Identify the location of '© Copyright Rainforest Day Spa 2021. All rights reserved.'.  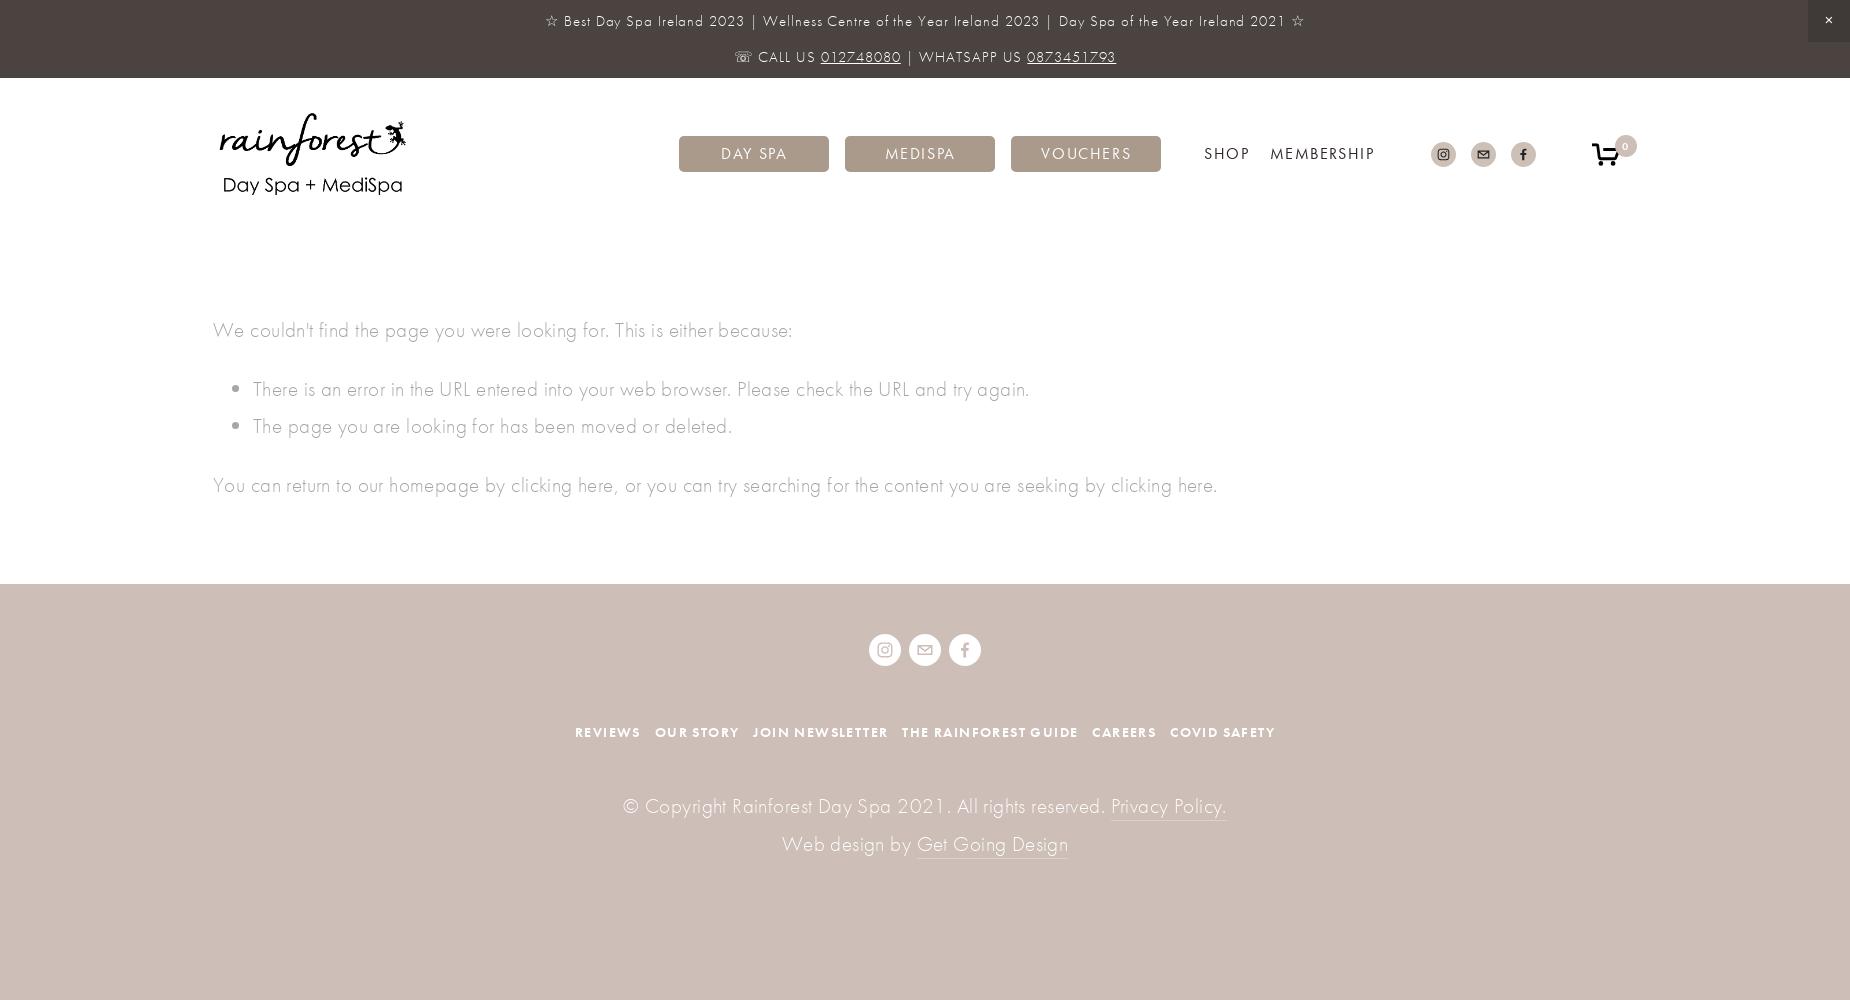
(866, 805).